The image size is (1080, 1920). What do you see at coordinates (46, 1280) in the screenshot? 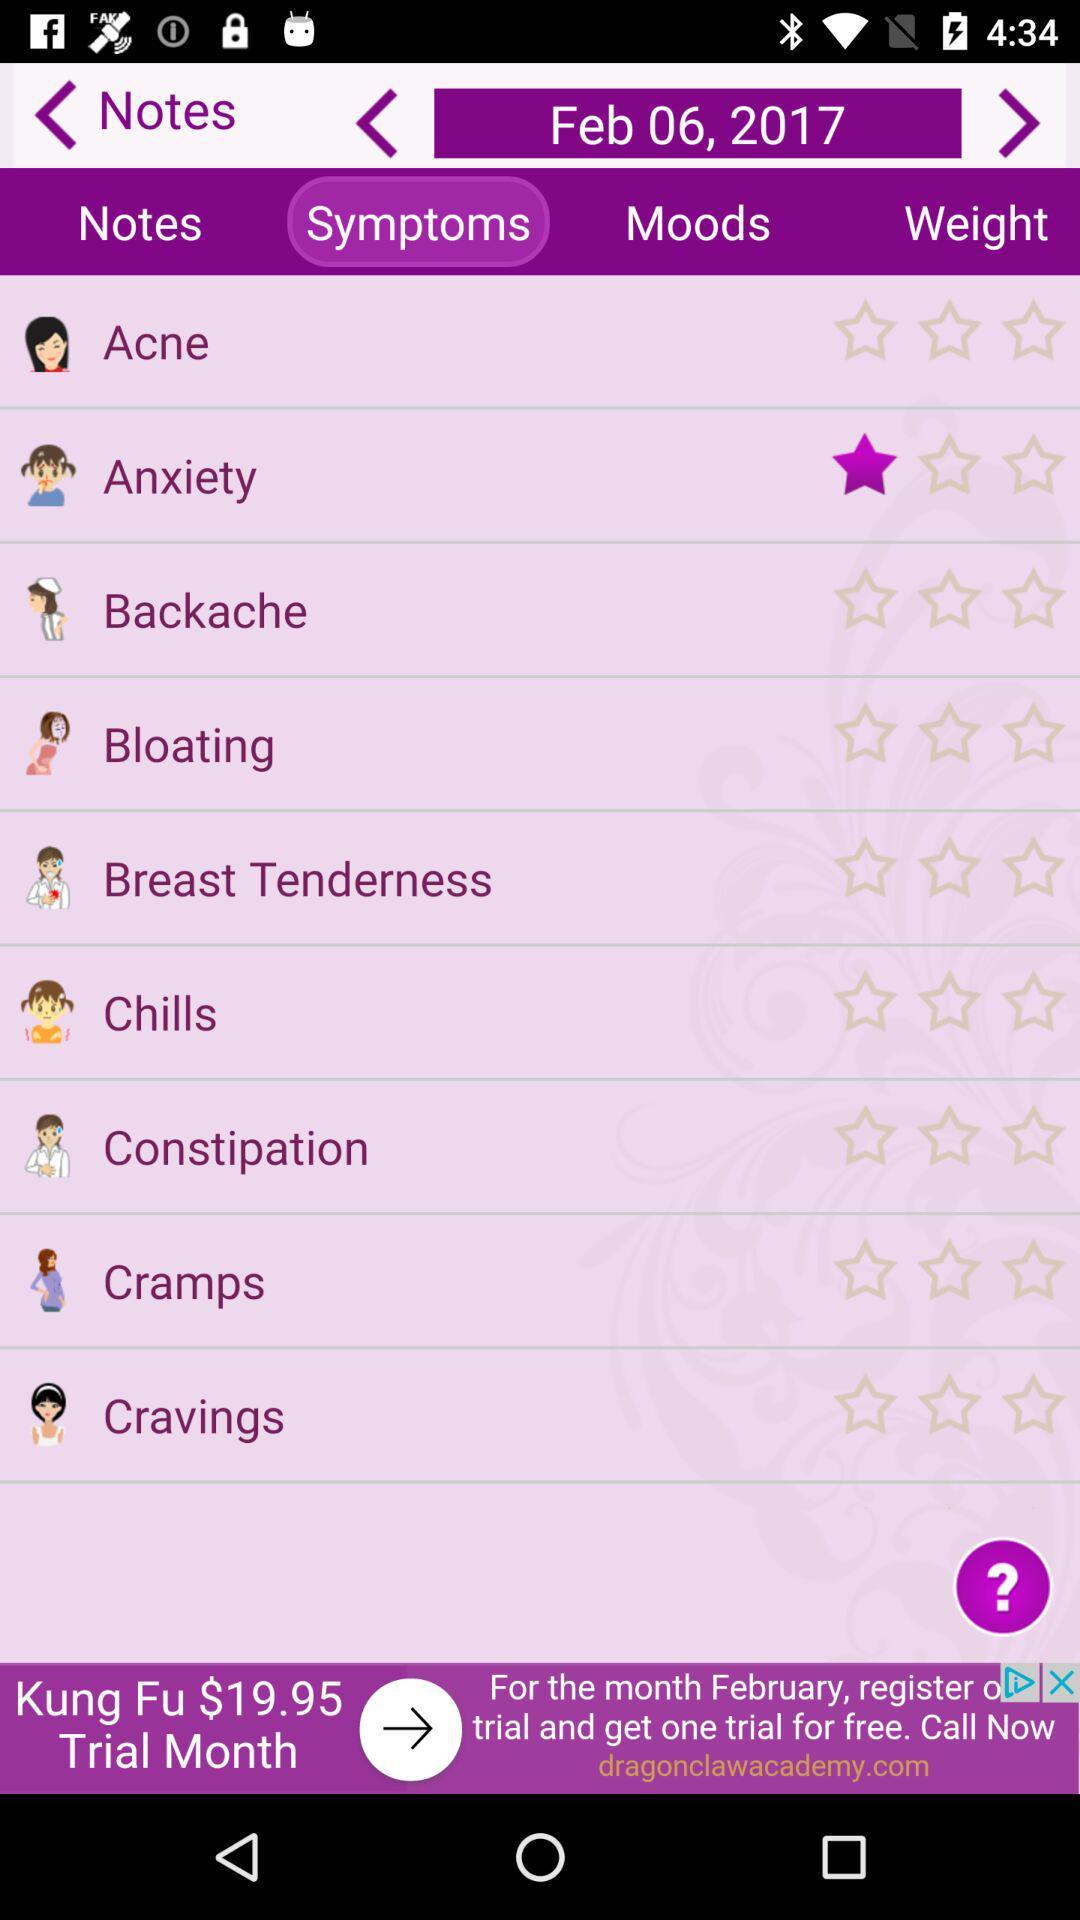
I see `menu option` at bounding box center [46, 1280].